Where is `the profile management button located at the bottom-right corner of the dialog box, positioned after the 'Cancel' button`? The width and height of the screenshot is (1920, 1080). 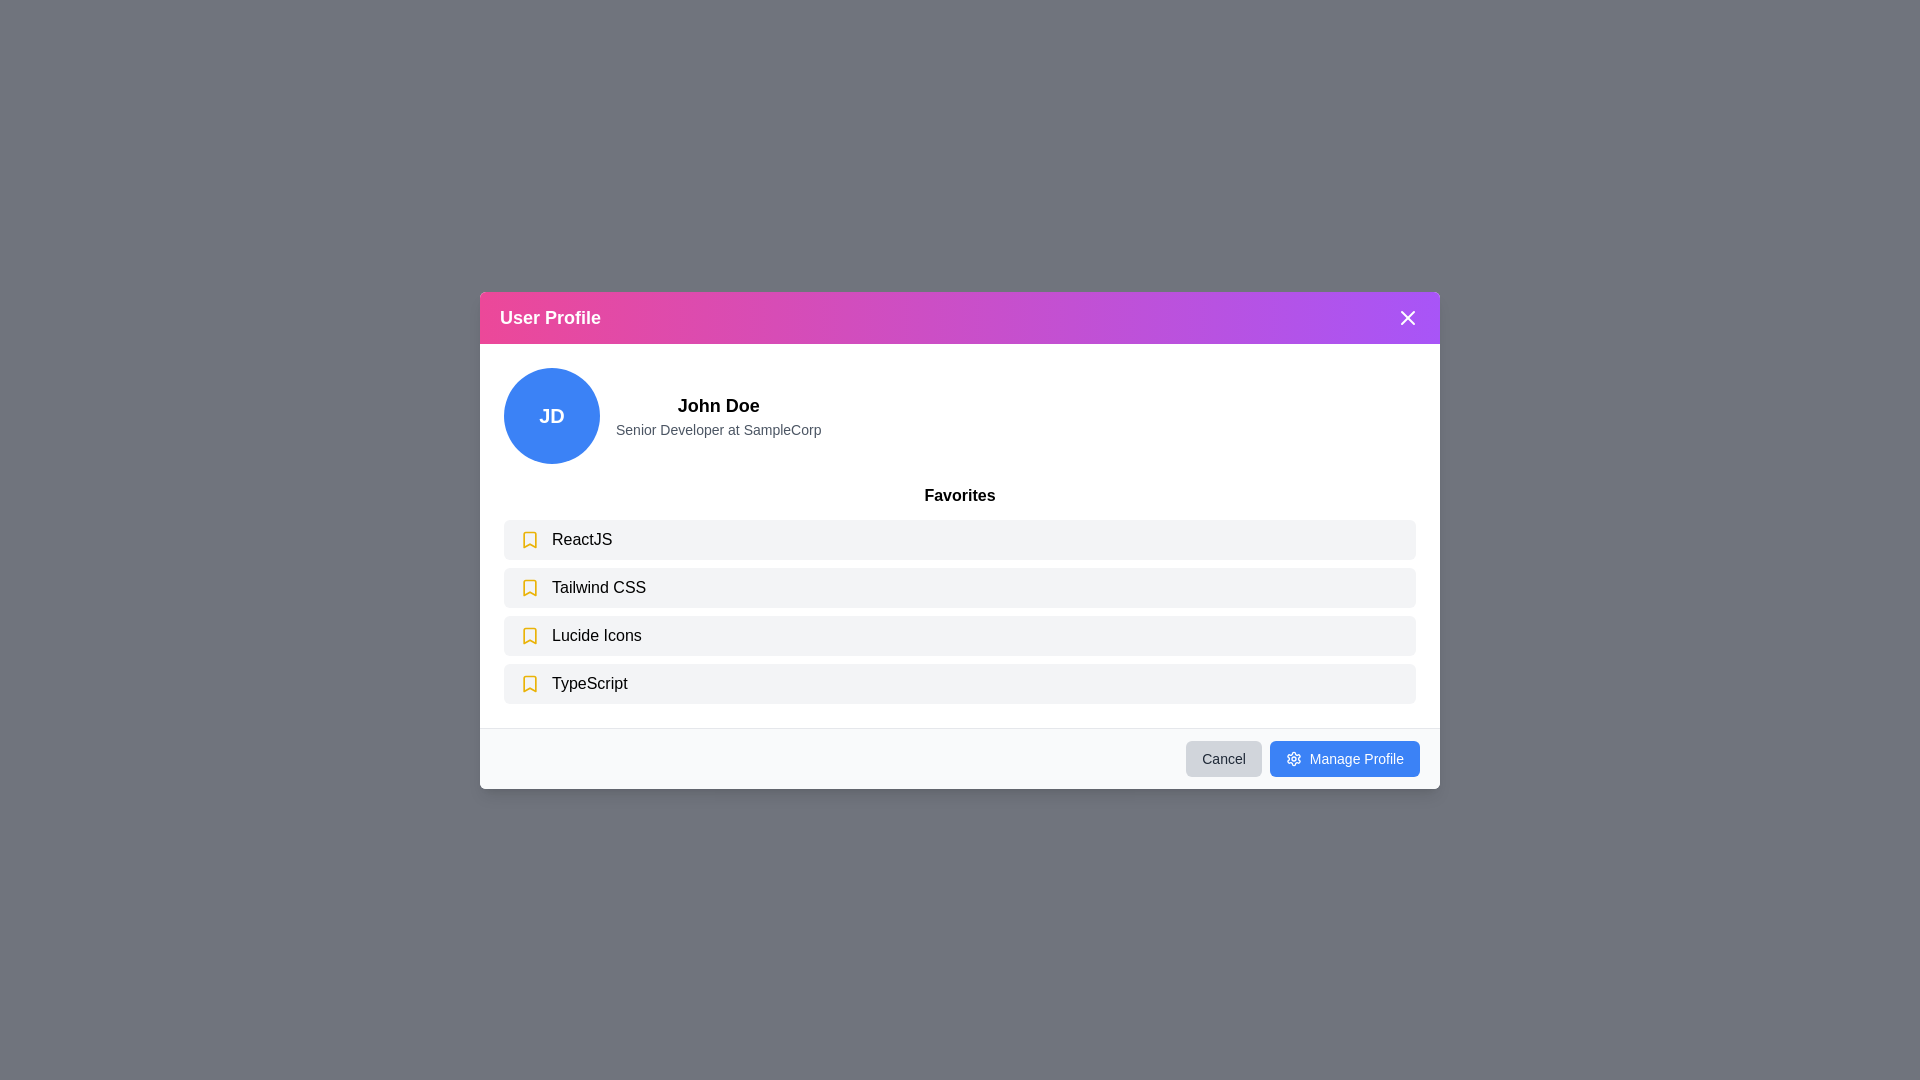 the profile management button located at the bottom-right corner of the dialog box, positioned after the 'Cancel' button is located at coordinates (1344, 758).